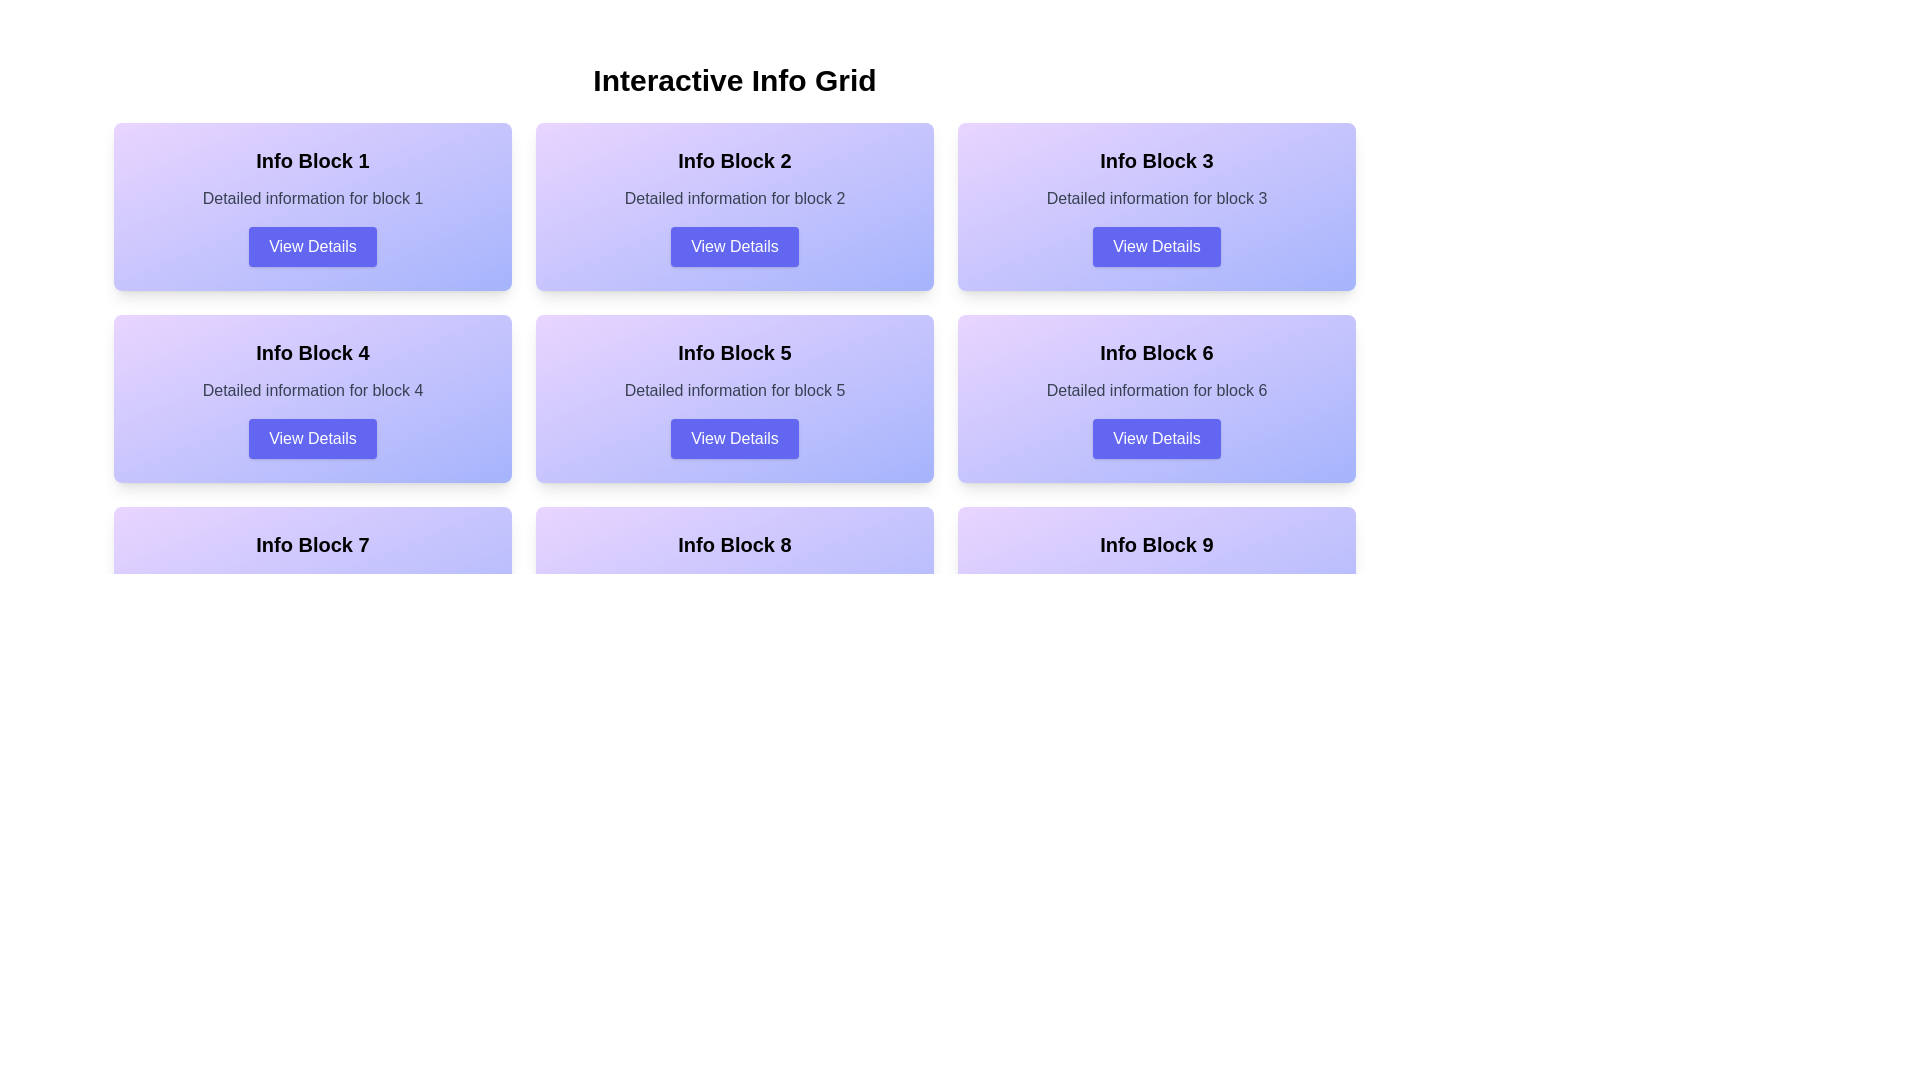  I want to click on the 'View Details' button located in the lower portion of the 'Info Block 2' card, so click(733, 245).